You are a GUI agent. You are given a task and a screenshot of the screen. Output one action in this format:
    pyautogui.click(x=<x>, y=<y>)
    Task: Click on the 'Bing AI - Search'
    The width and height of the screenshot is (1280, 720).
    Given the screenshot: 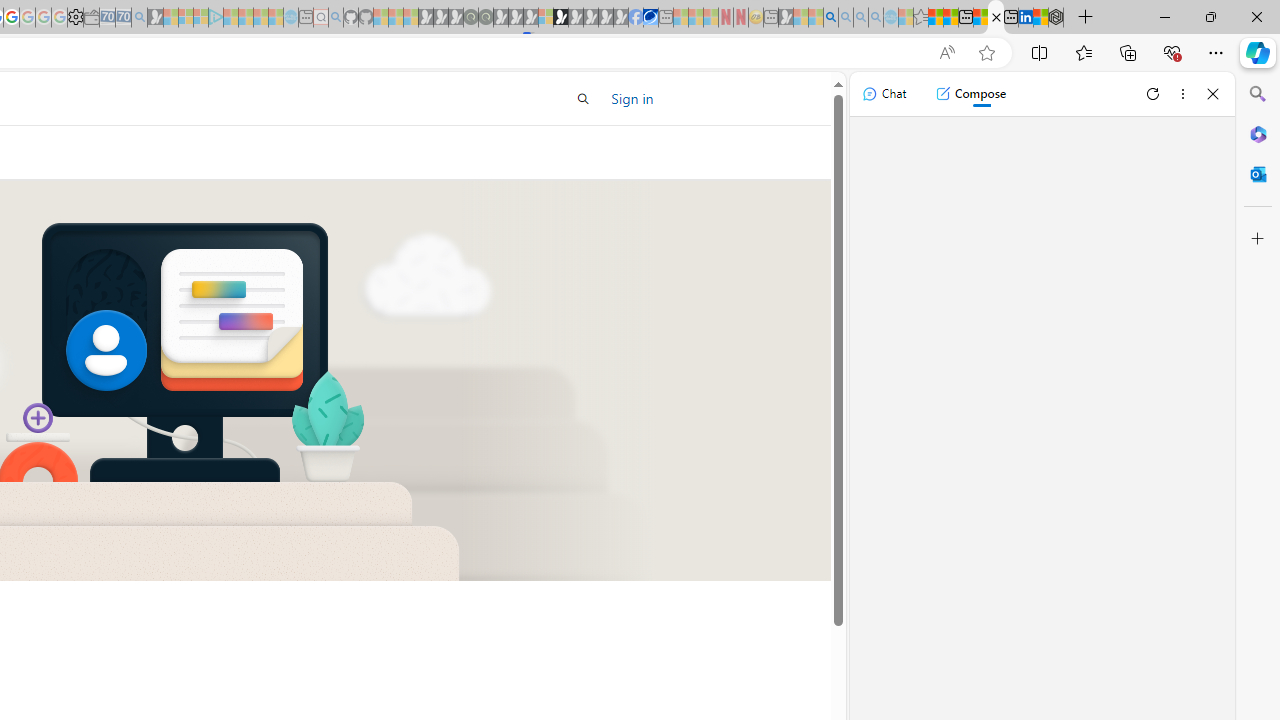 What is the action you would take?
    pyautogui.click(x=831, y=17)
    